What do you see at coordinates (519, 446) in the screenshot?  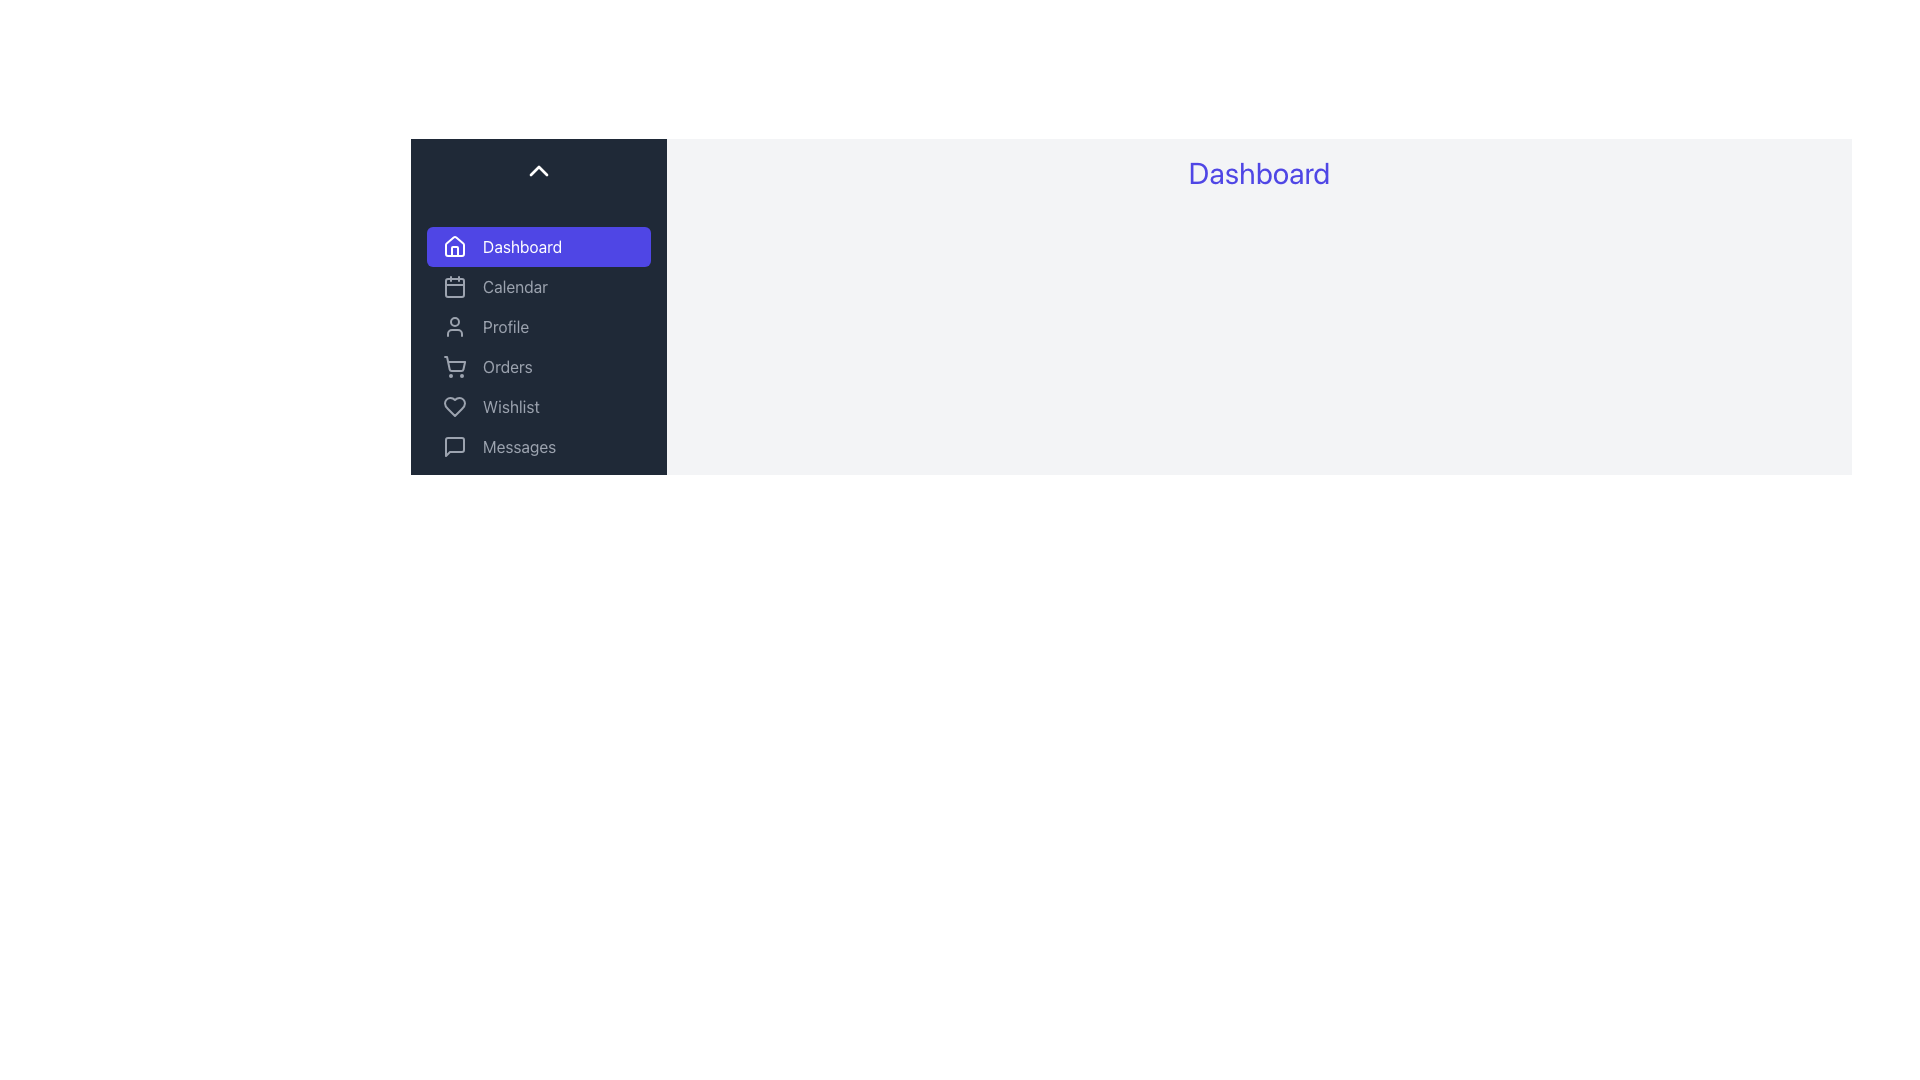 I see `the 'Messages' text label in the vertical sidebar menu, which is accompanied by a speech bubble icon` at bounding box center [519, 446].